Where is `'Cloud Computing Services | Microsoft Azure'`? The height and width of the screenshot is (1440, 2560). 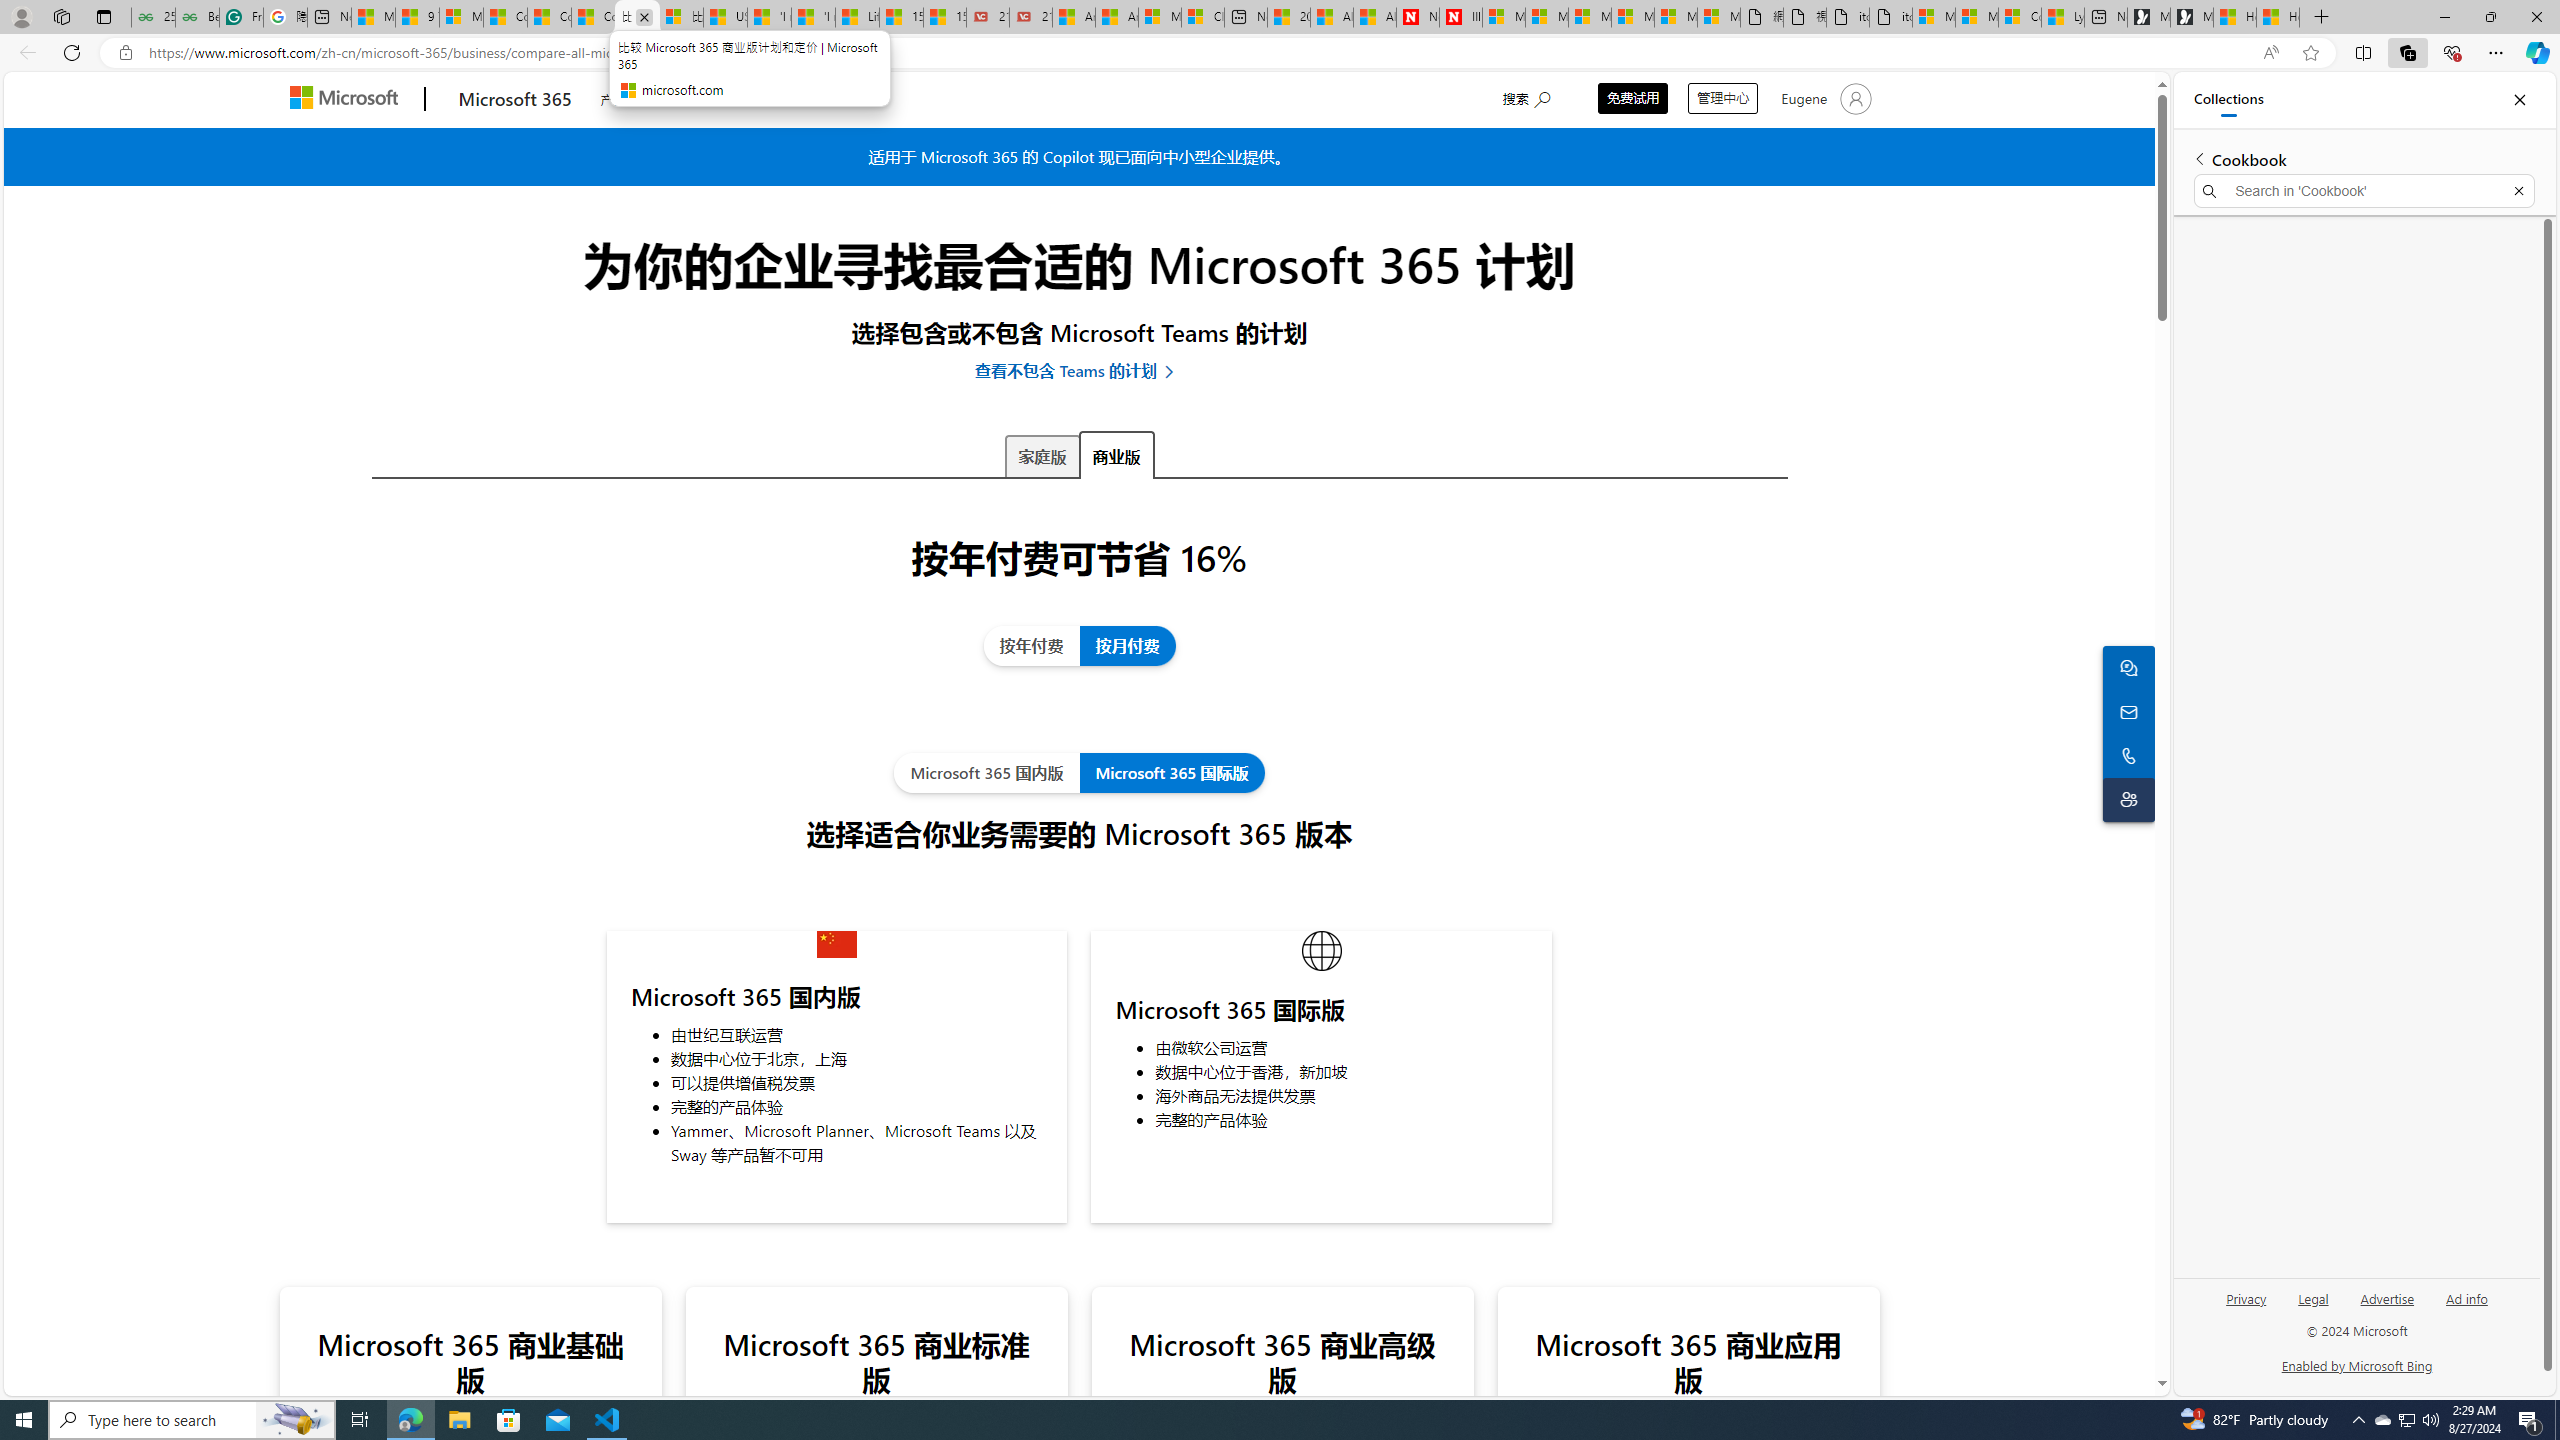 'Cloud Computing Services | Microsoft Azure' is located at coordinates (1202, 16).